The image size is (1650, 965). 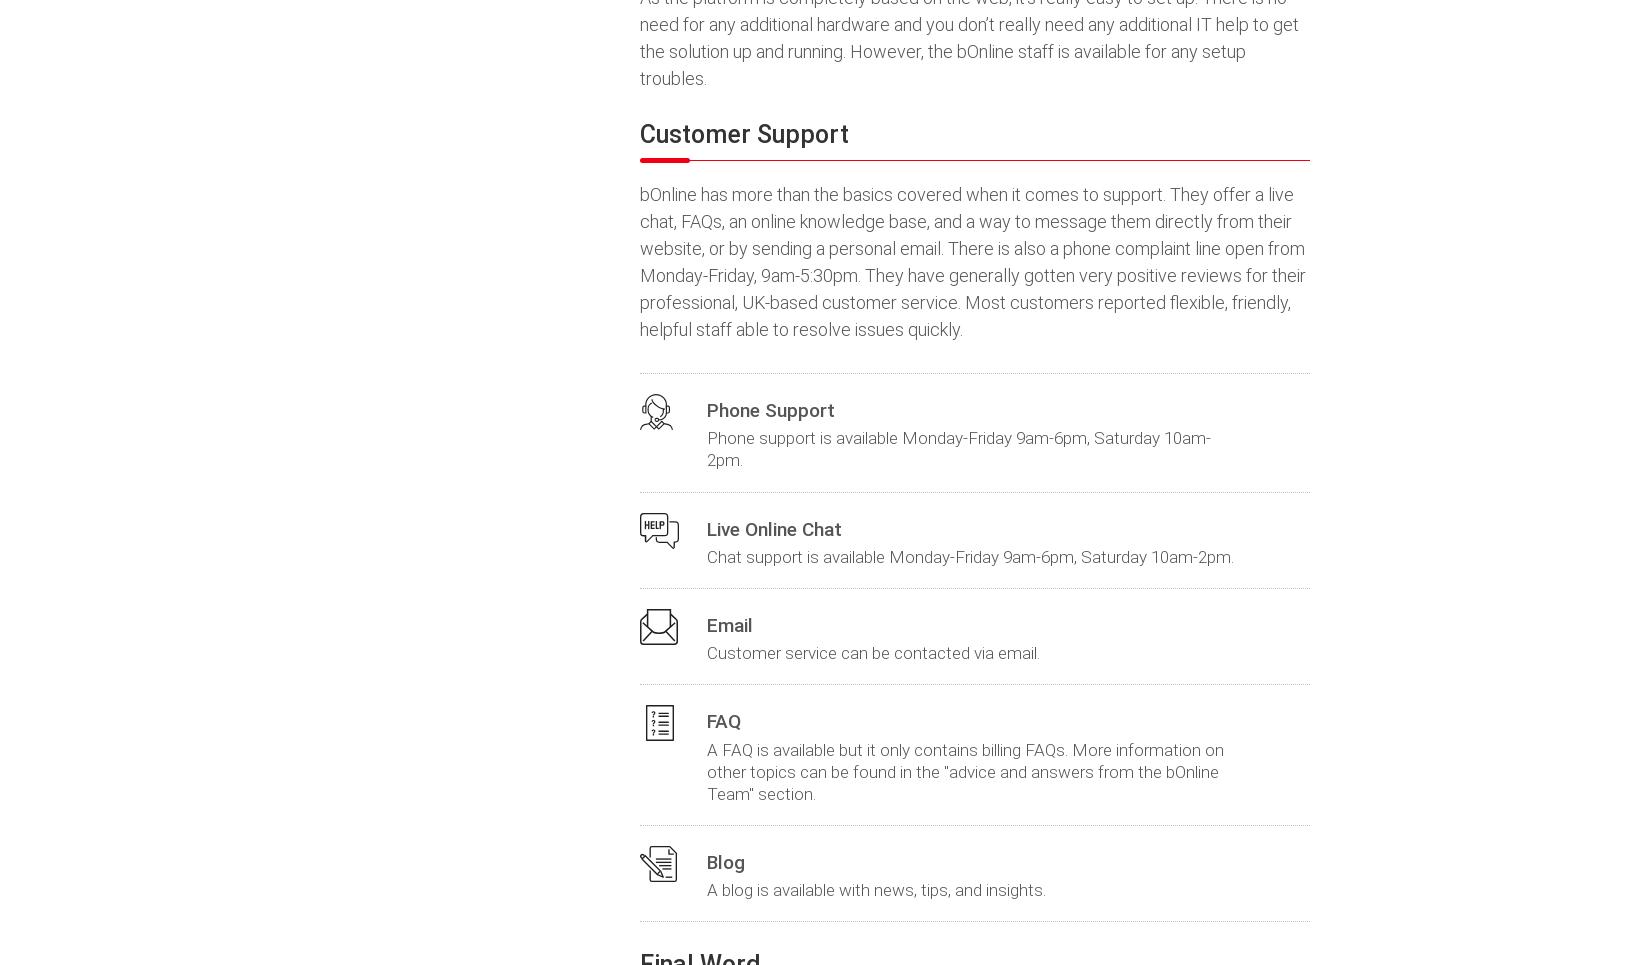 What do you see at coordinates (873, 653) in the screenshot?
I see `'Customer service can be contacted via email.'` at bounding box center [873, 653].